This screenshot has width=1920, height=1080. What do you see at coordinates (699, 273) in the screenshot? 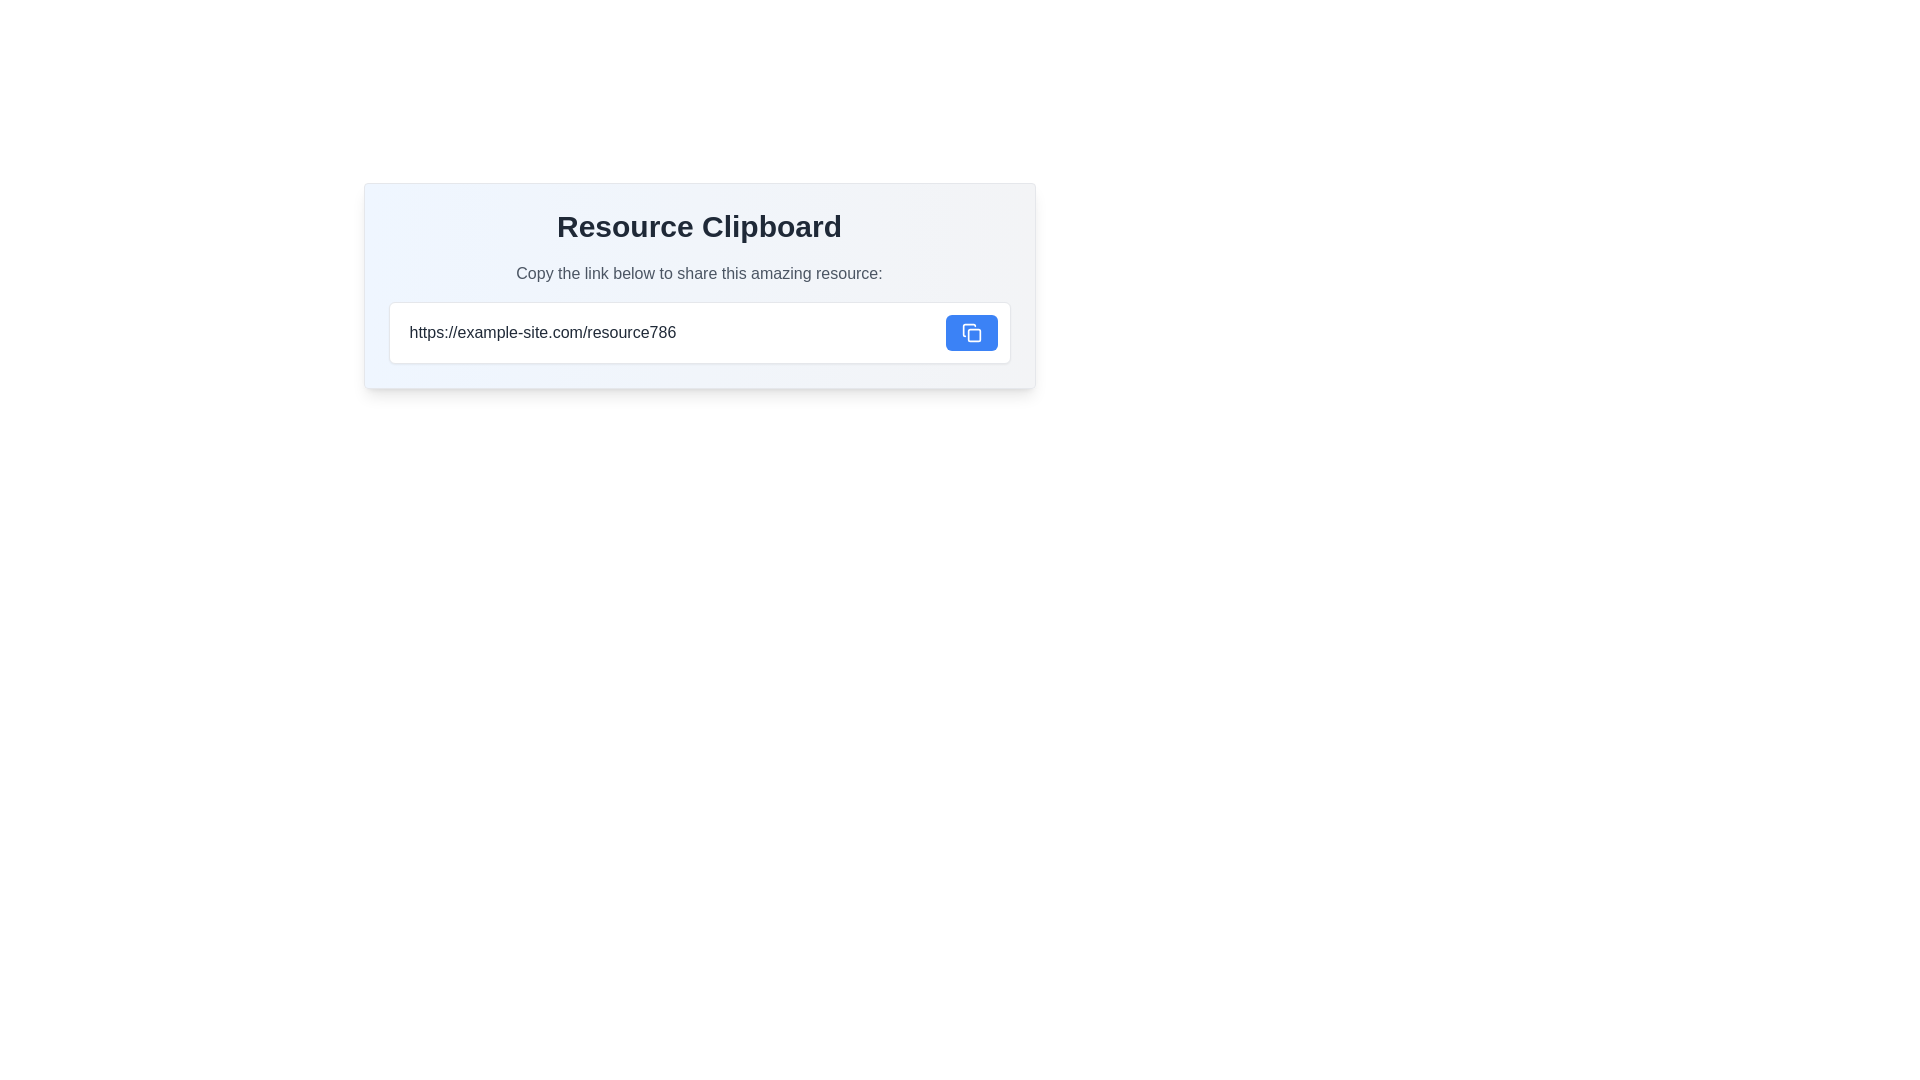
I see `the text label that instructs 'Copy the link below to share this amazing resource:', which is styled in gray within a blue-to-gray gradient panel, located below the title 'Resource Clipboard'` at bounding box center [699, 273].